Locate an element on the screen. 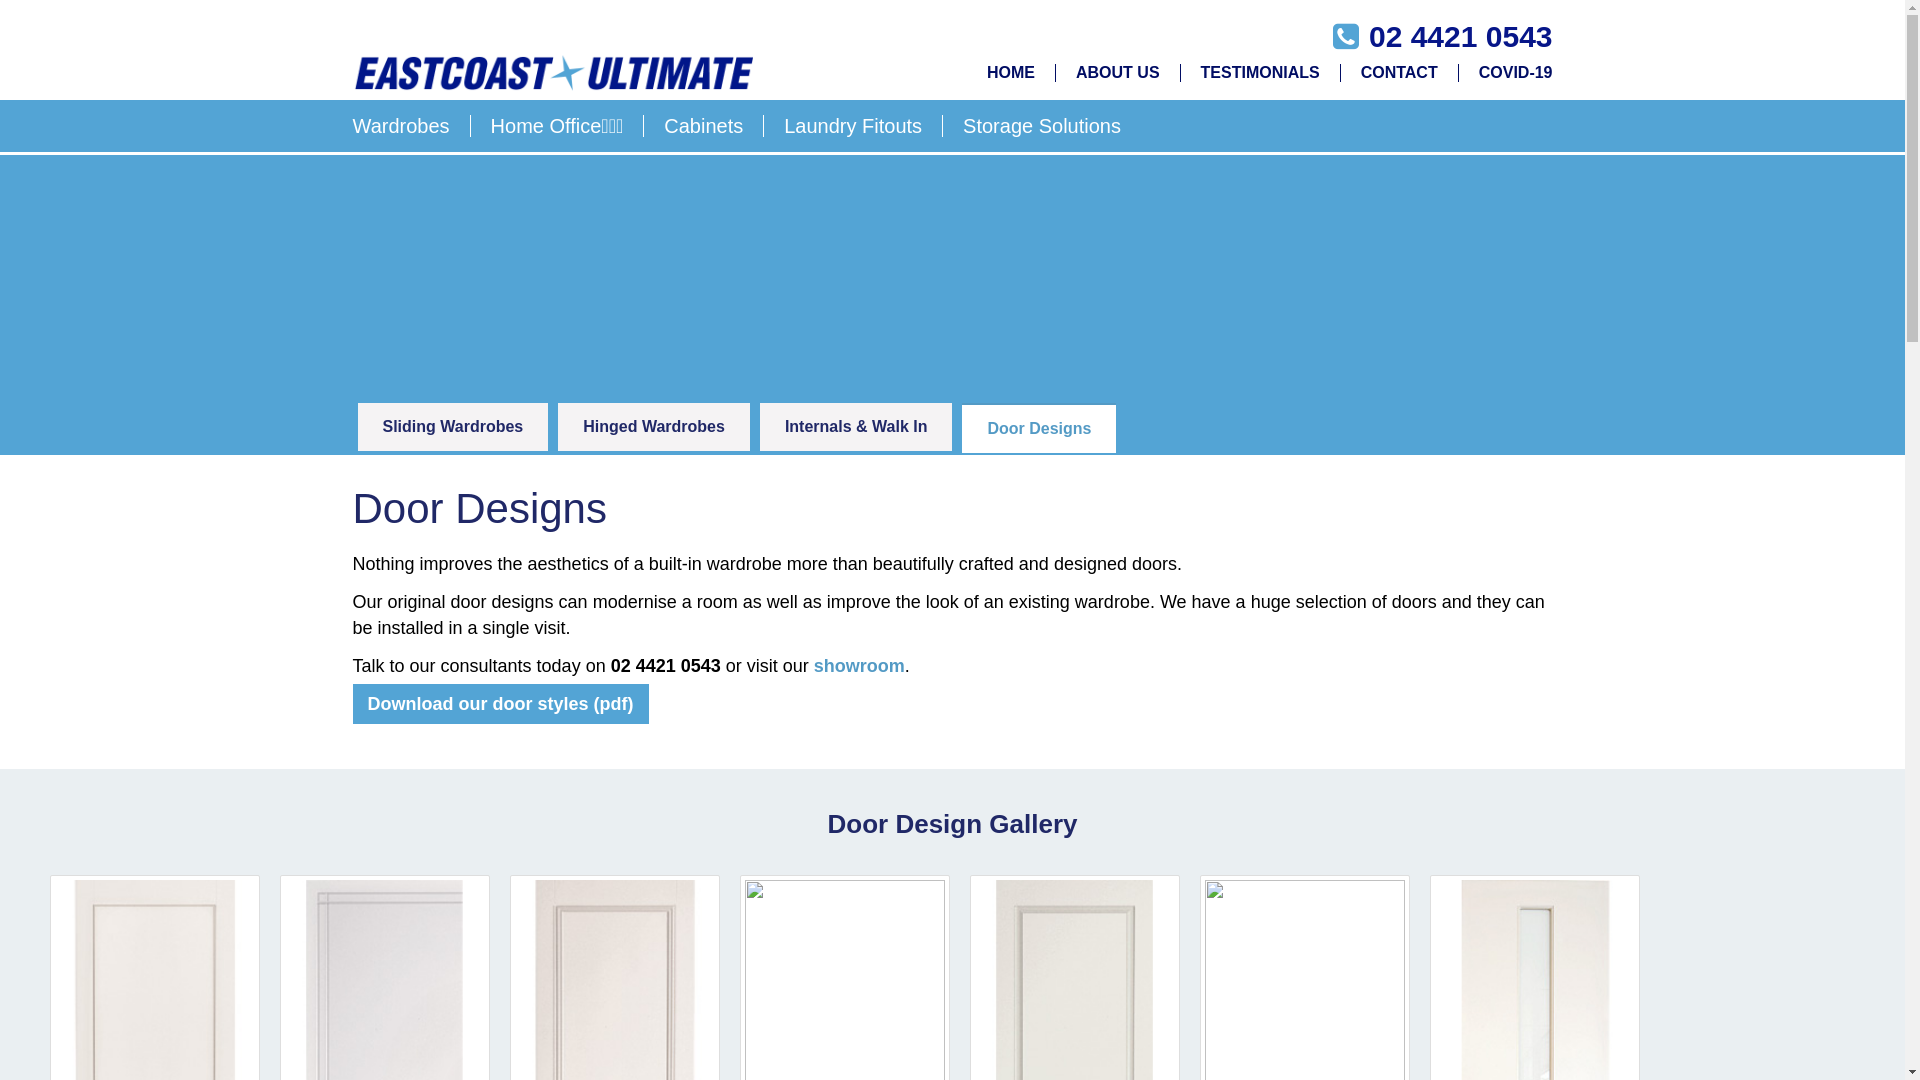 The width and height of the screenshot is (1920, 1080). 'Internals & Walk In' is located at coordinates (856, 426).